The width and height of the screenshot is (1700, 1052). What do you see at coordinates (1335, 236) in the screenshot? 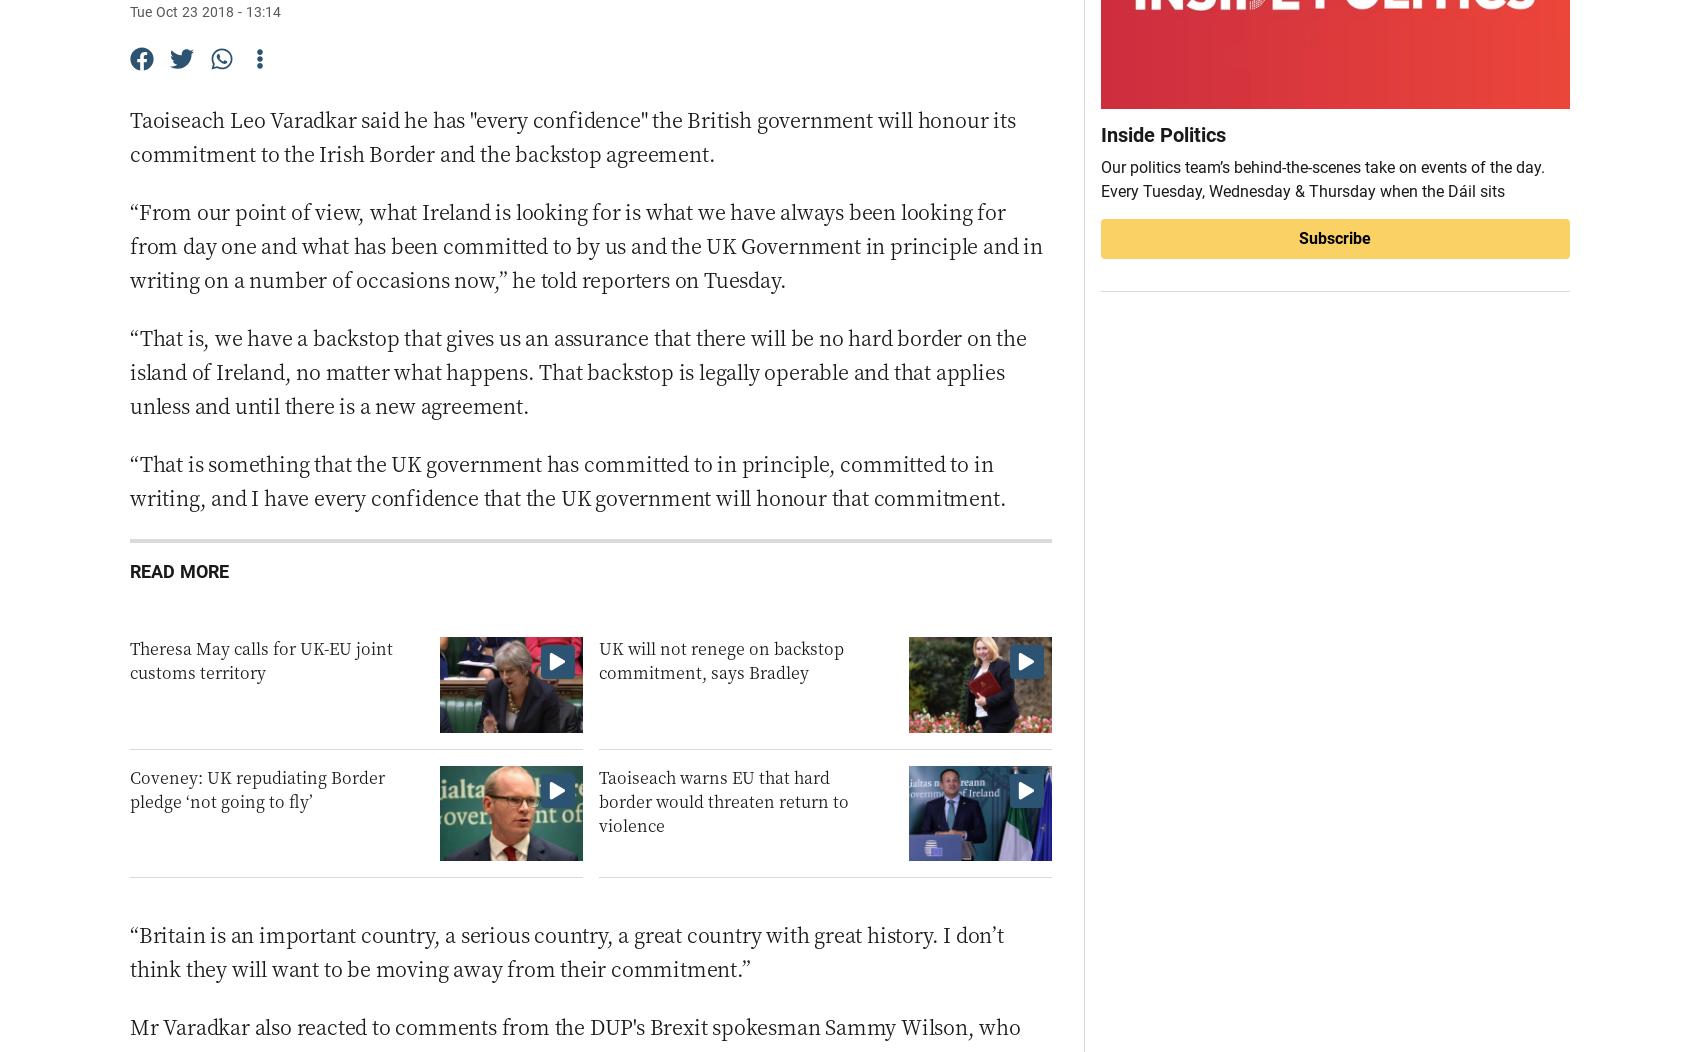
I see `'Subscribe'` at bounding box center [1335, 236].